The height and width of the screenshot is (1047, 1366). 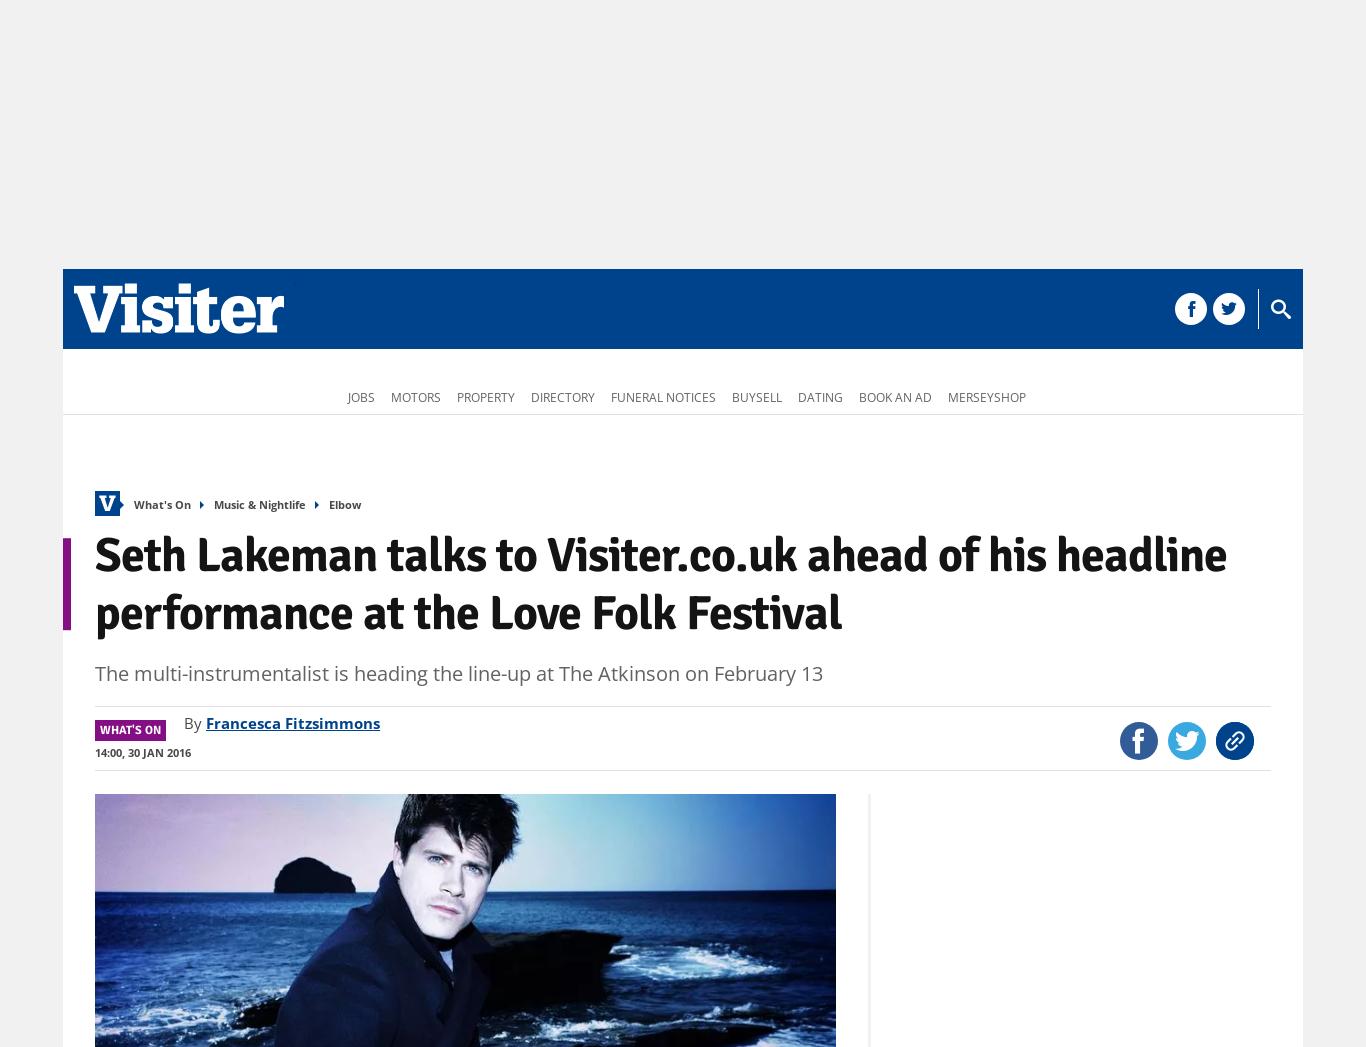 I want to click on 'The multi-instrumentalist is heading the line-up at The Atkinson on February 13', so click(x=94, y=672).